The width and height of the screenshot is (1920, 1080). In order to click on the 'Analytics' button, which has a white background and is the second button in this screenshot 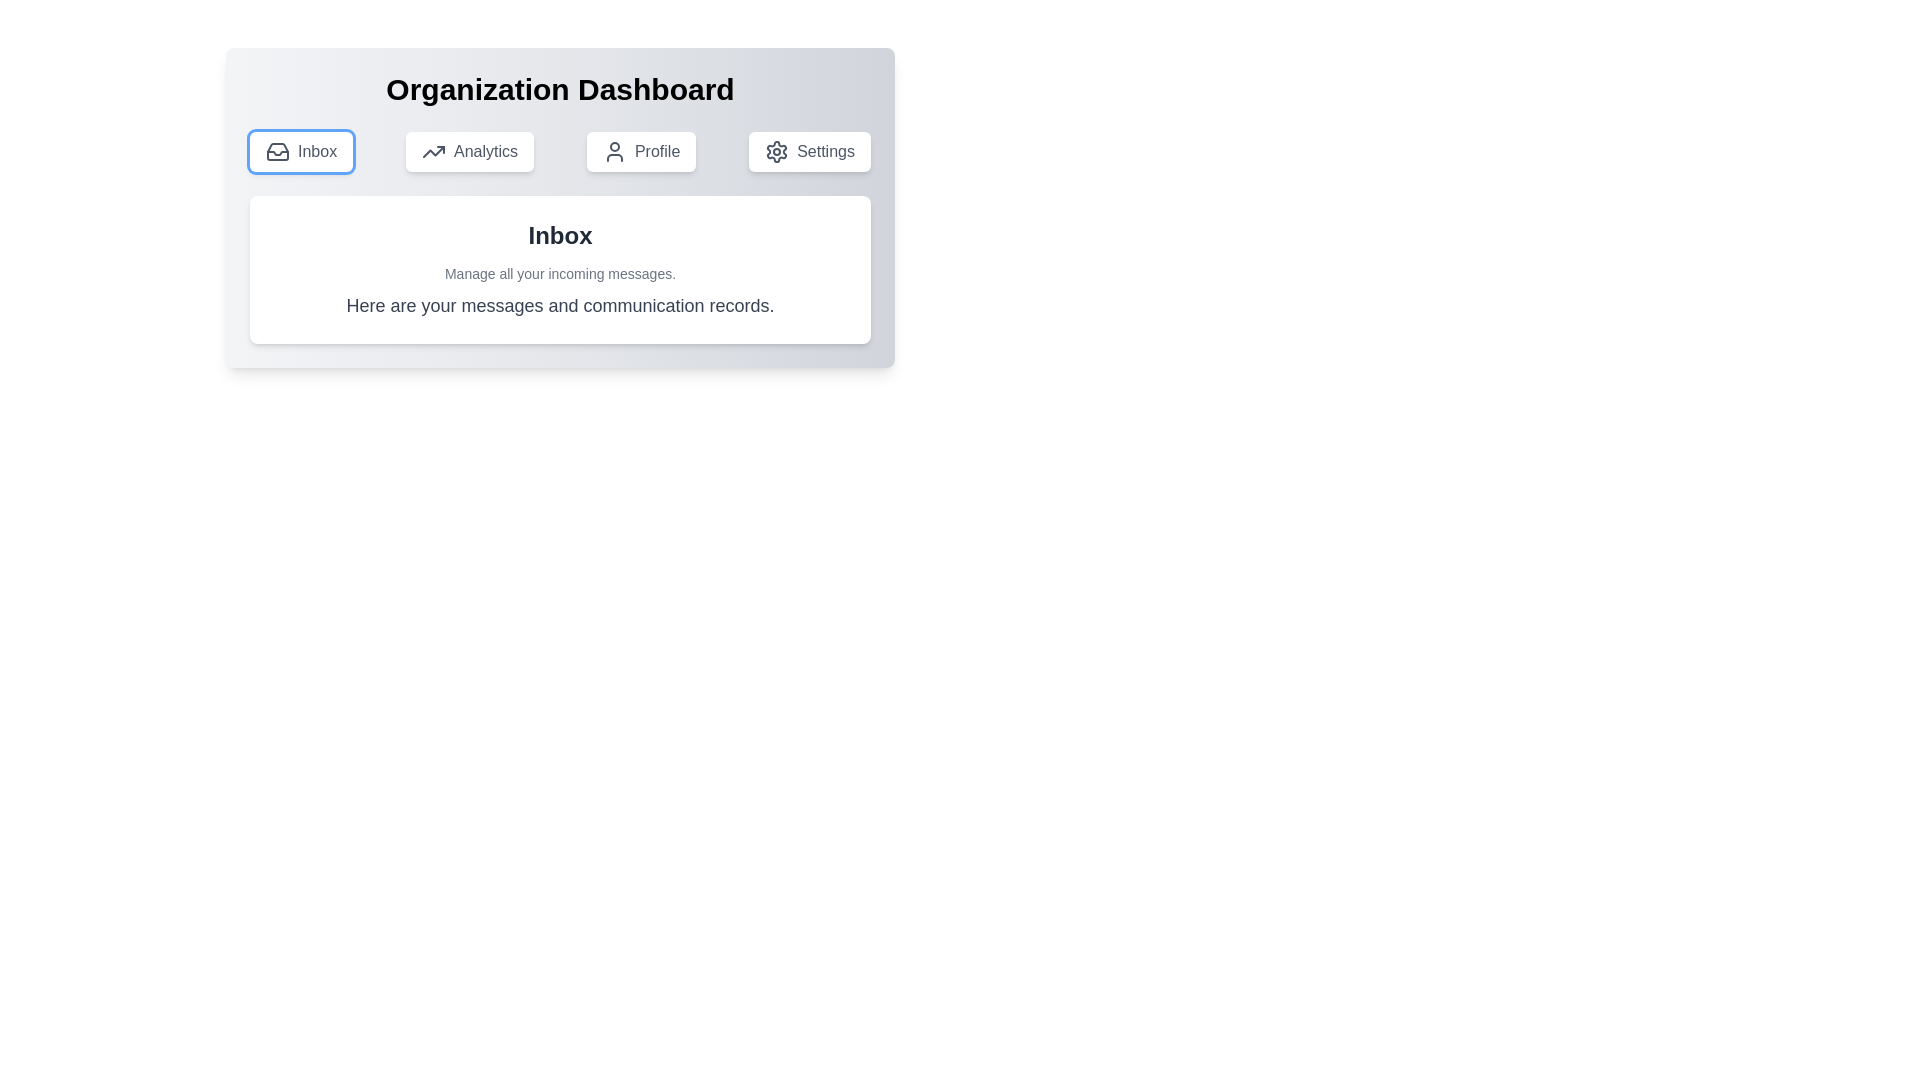, I will do `click(469, 150)`.